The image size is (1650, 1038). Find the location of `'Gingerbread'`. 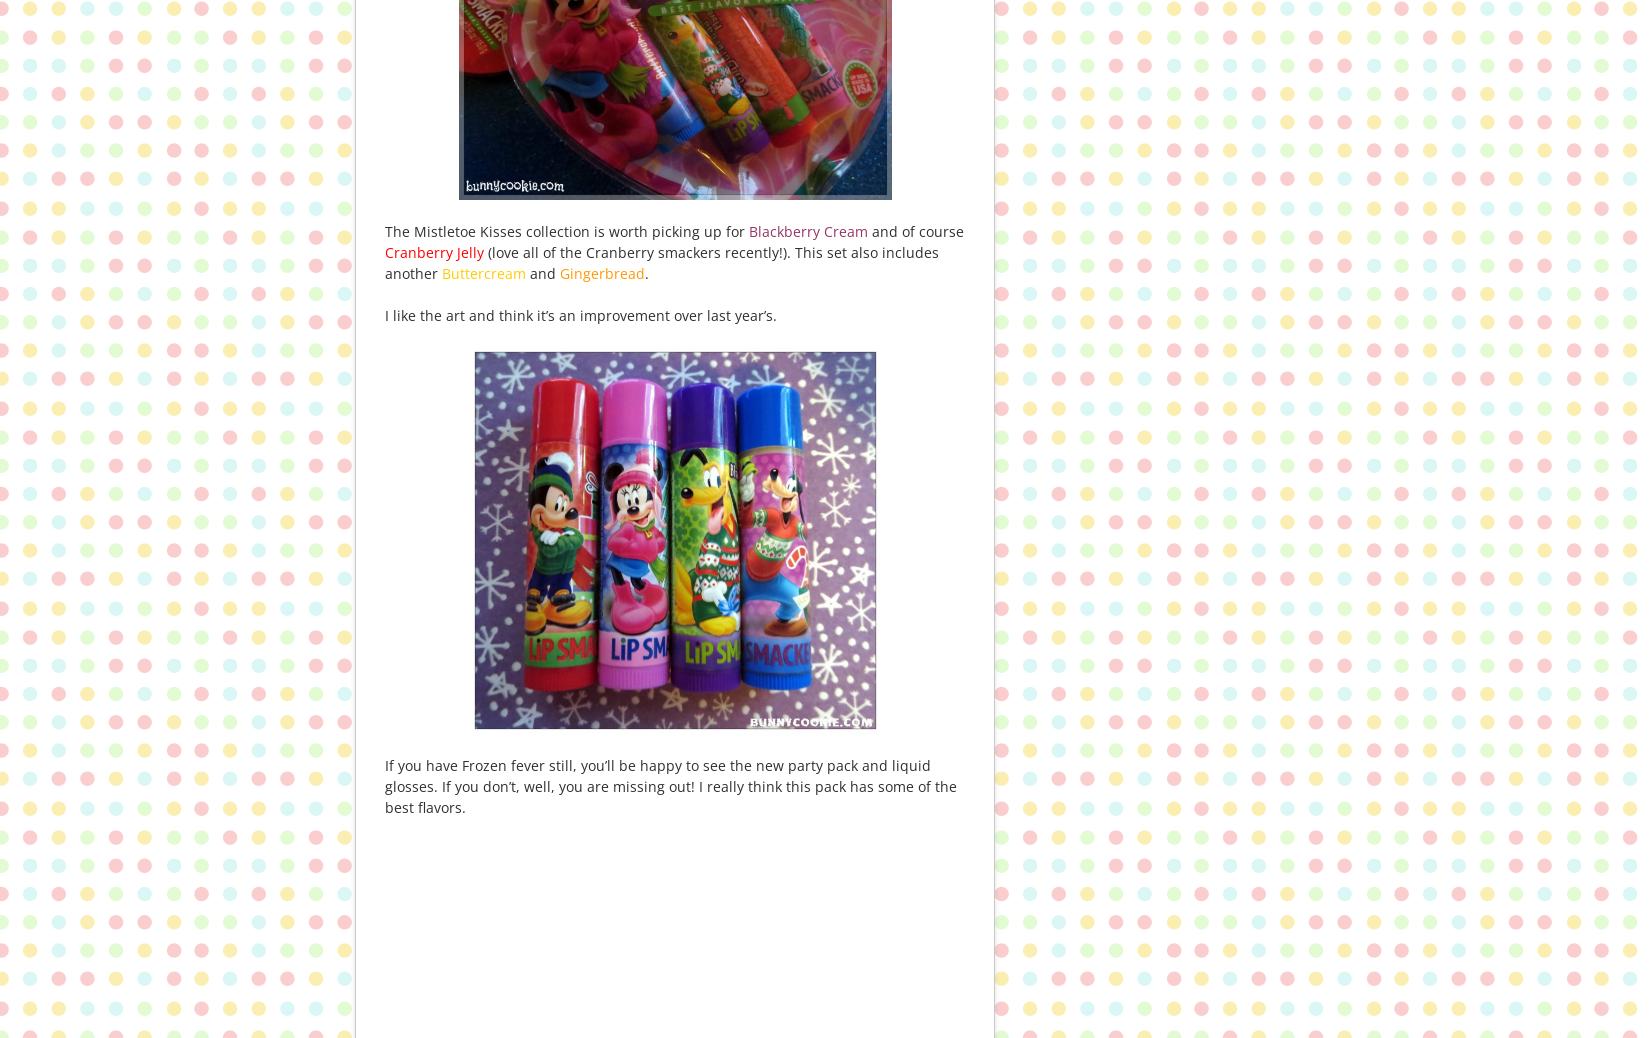

'Gingerbread' is located at coordinates (599, 273).